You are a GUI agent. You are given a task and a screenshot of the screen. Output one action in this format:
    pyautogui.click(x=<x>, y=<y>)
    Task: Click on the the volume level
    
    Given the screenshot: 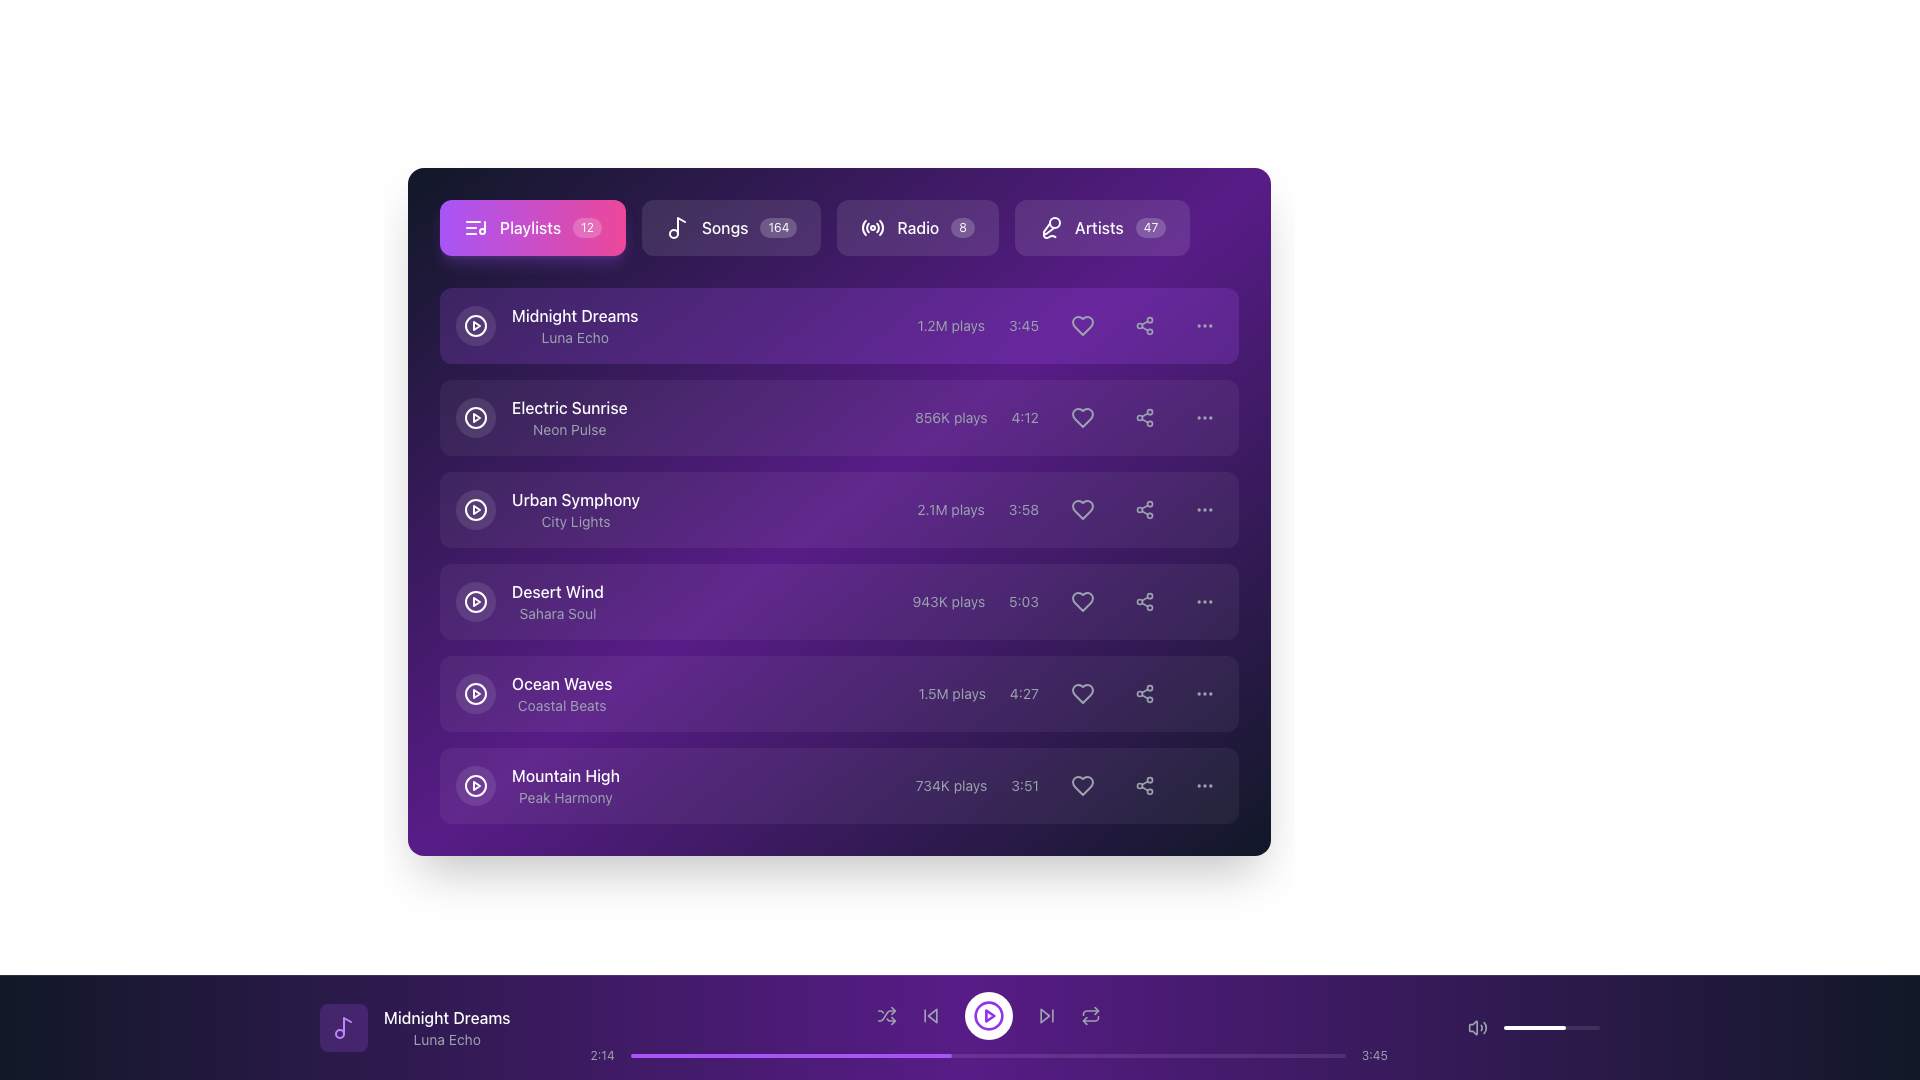 What is the action you would take?
    pyautogui.click(x=1583, y=1028)
    